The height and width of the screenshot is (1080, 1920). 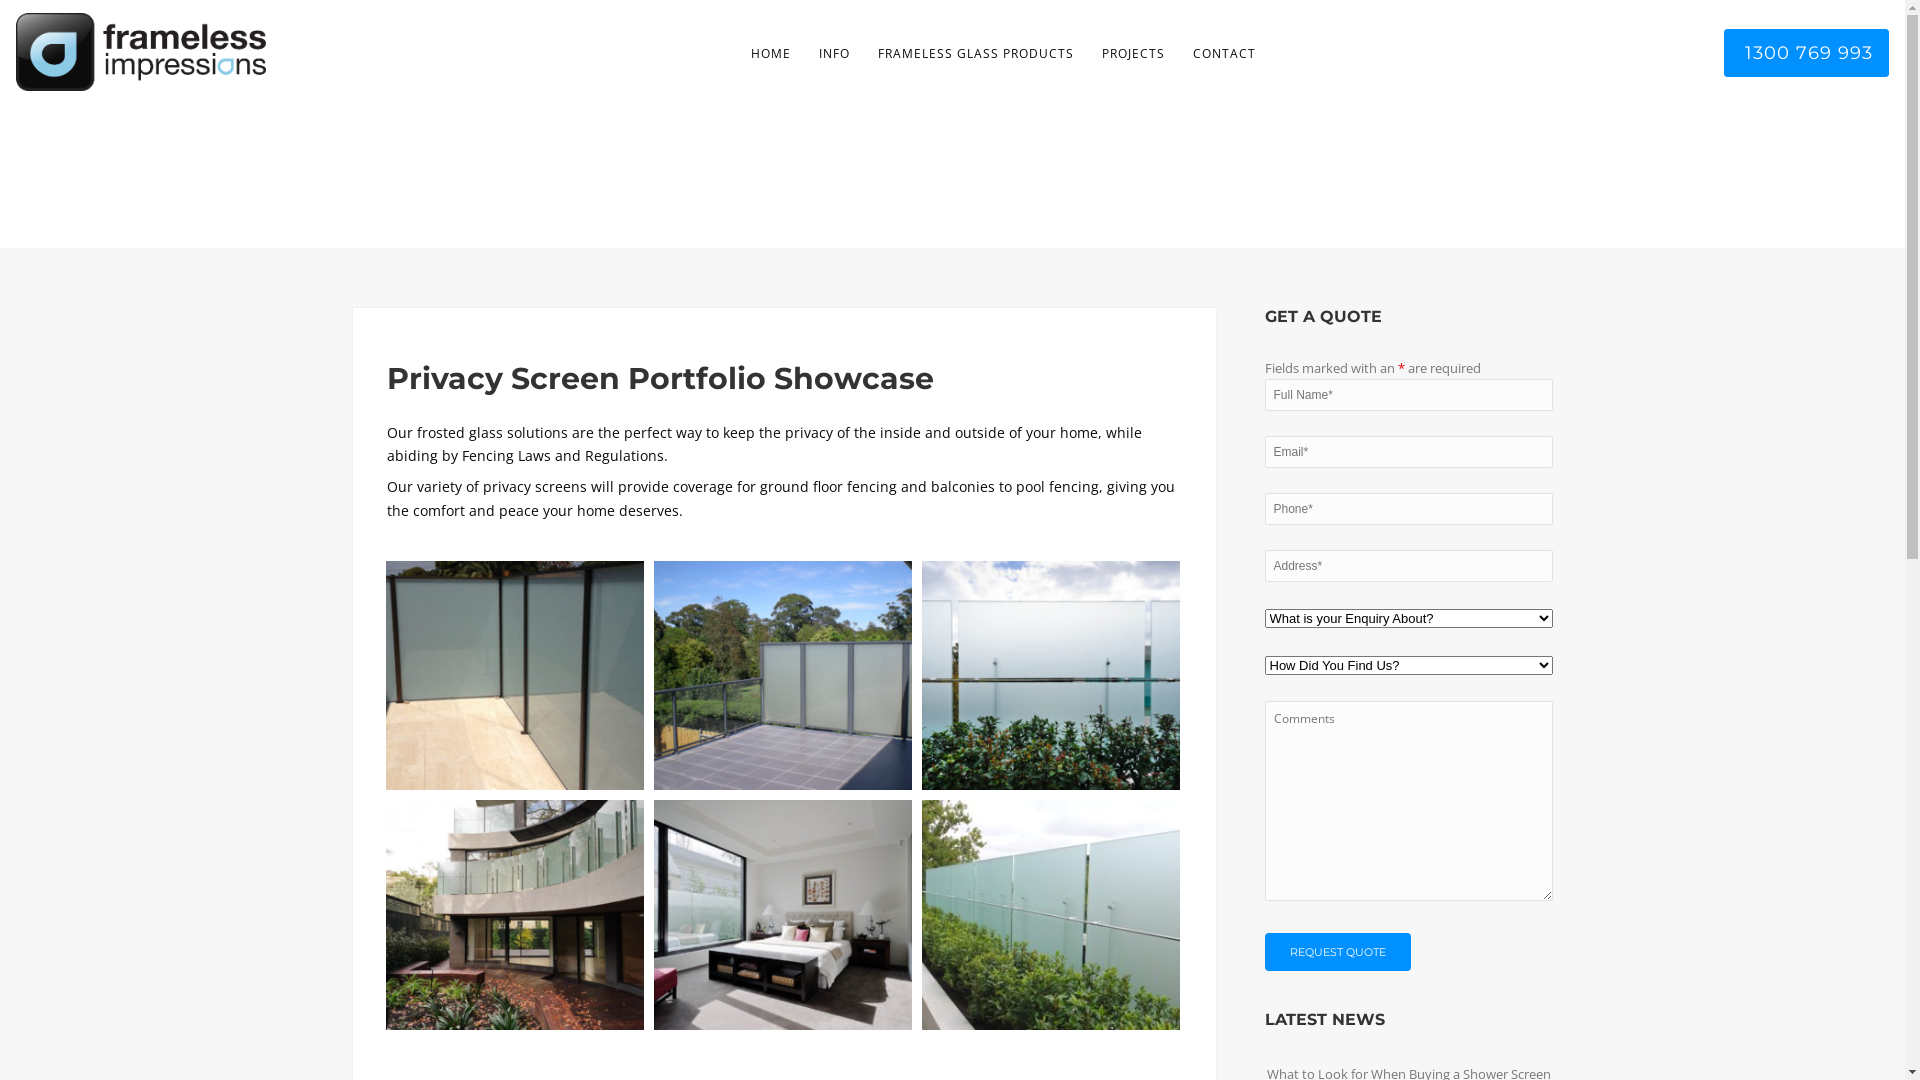 I want to click on 'CONTACT', so click(x=1222, y=53).